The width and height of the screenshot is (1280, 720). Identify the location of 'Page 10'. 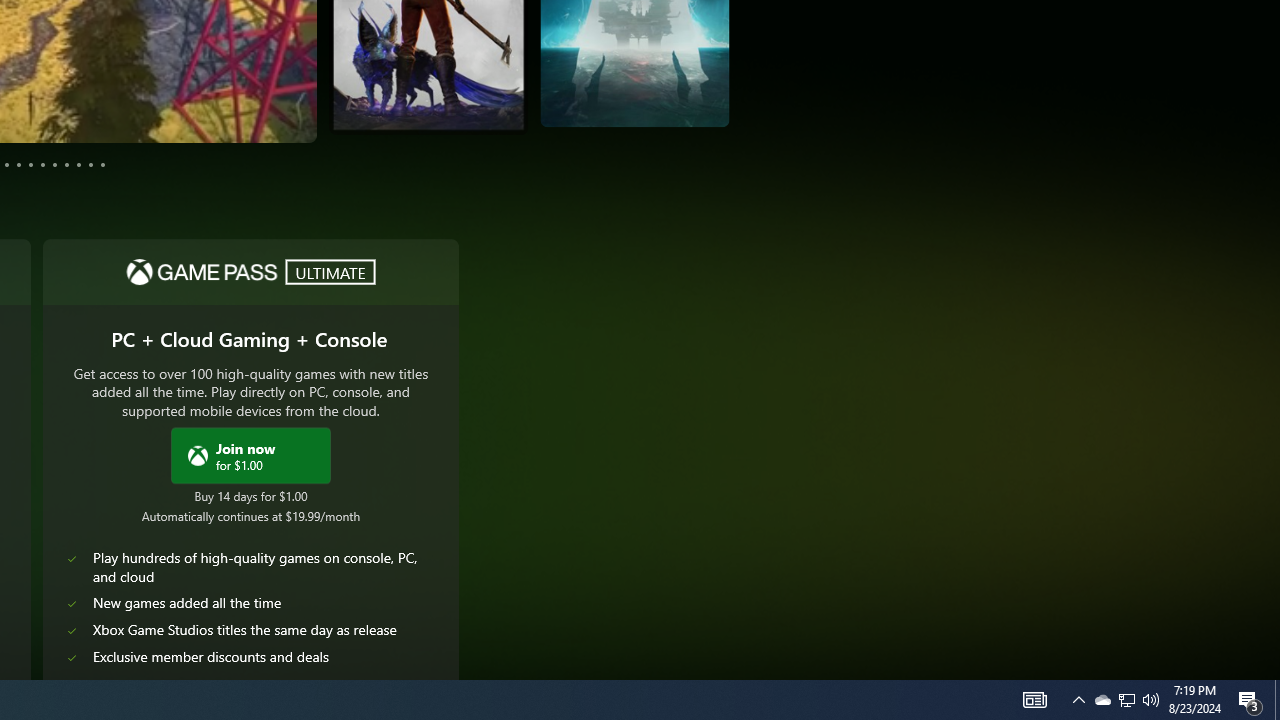
(78, 163).